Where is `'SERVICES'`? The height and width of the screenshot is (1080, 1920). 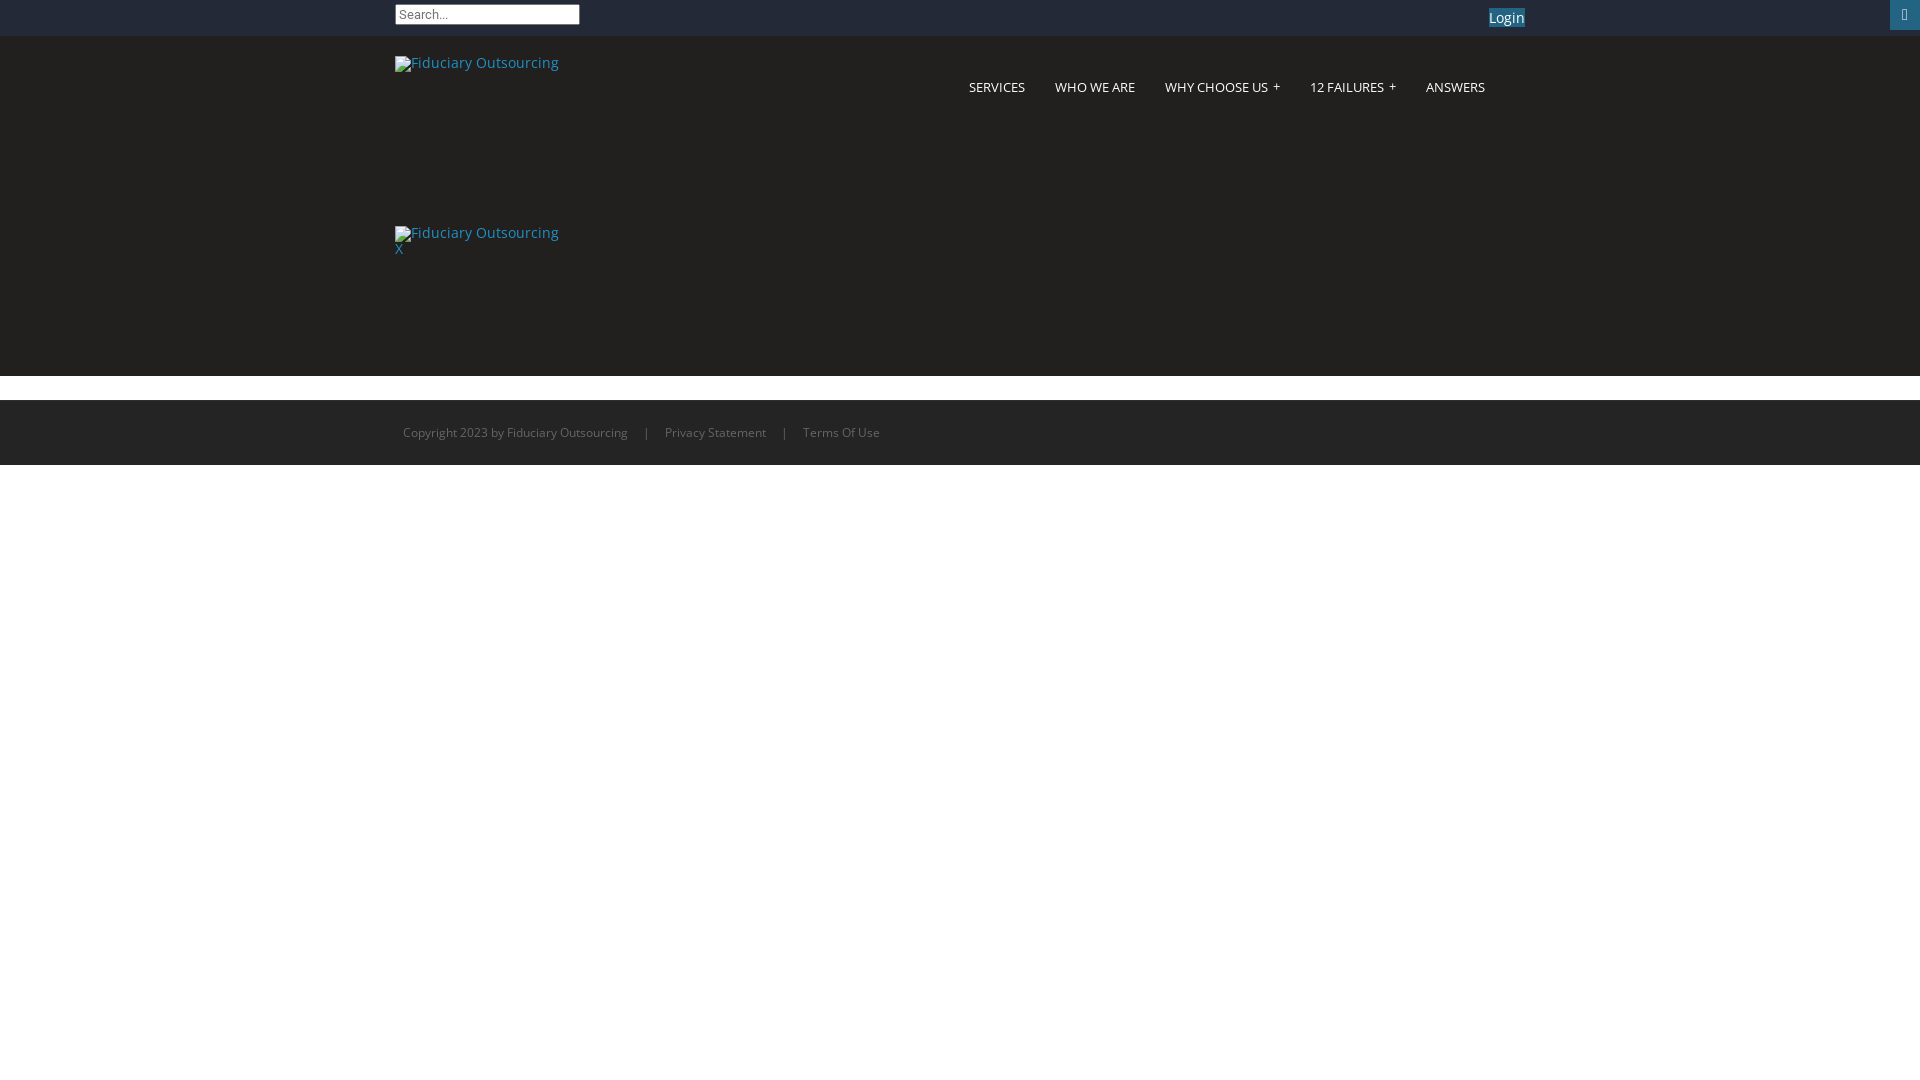 'SERVICES' is located at coordinates (969, 86).